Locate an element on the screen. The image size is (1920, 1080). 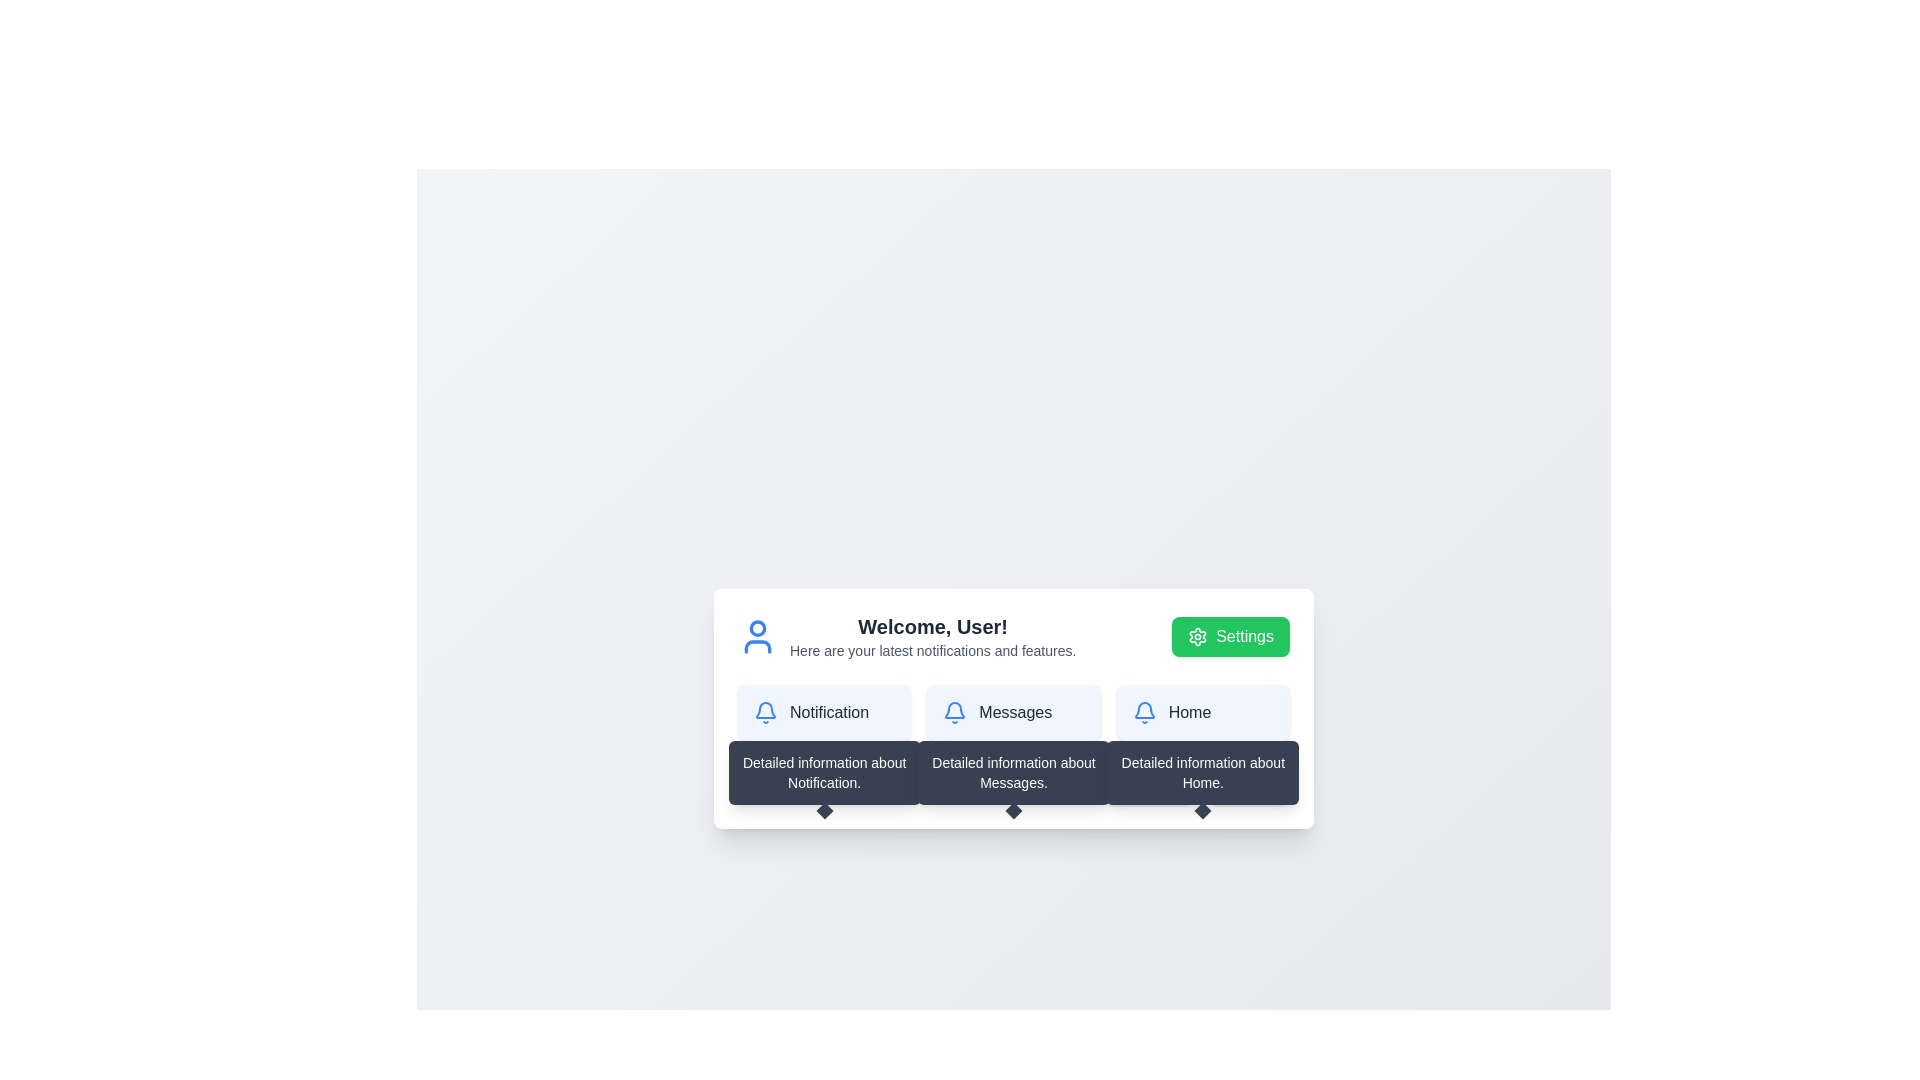
the Tooltip providing additional information about the 'Notification' button by hovering over it to read the text content is located at coordinates (824, 771).